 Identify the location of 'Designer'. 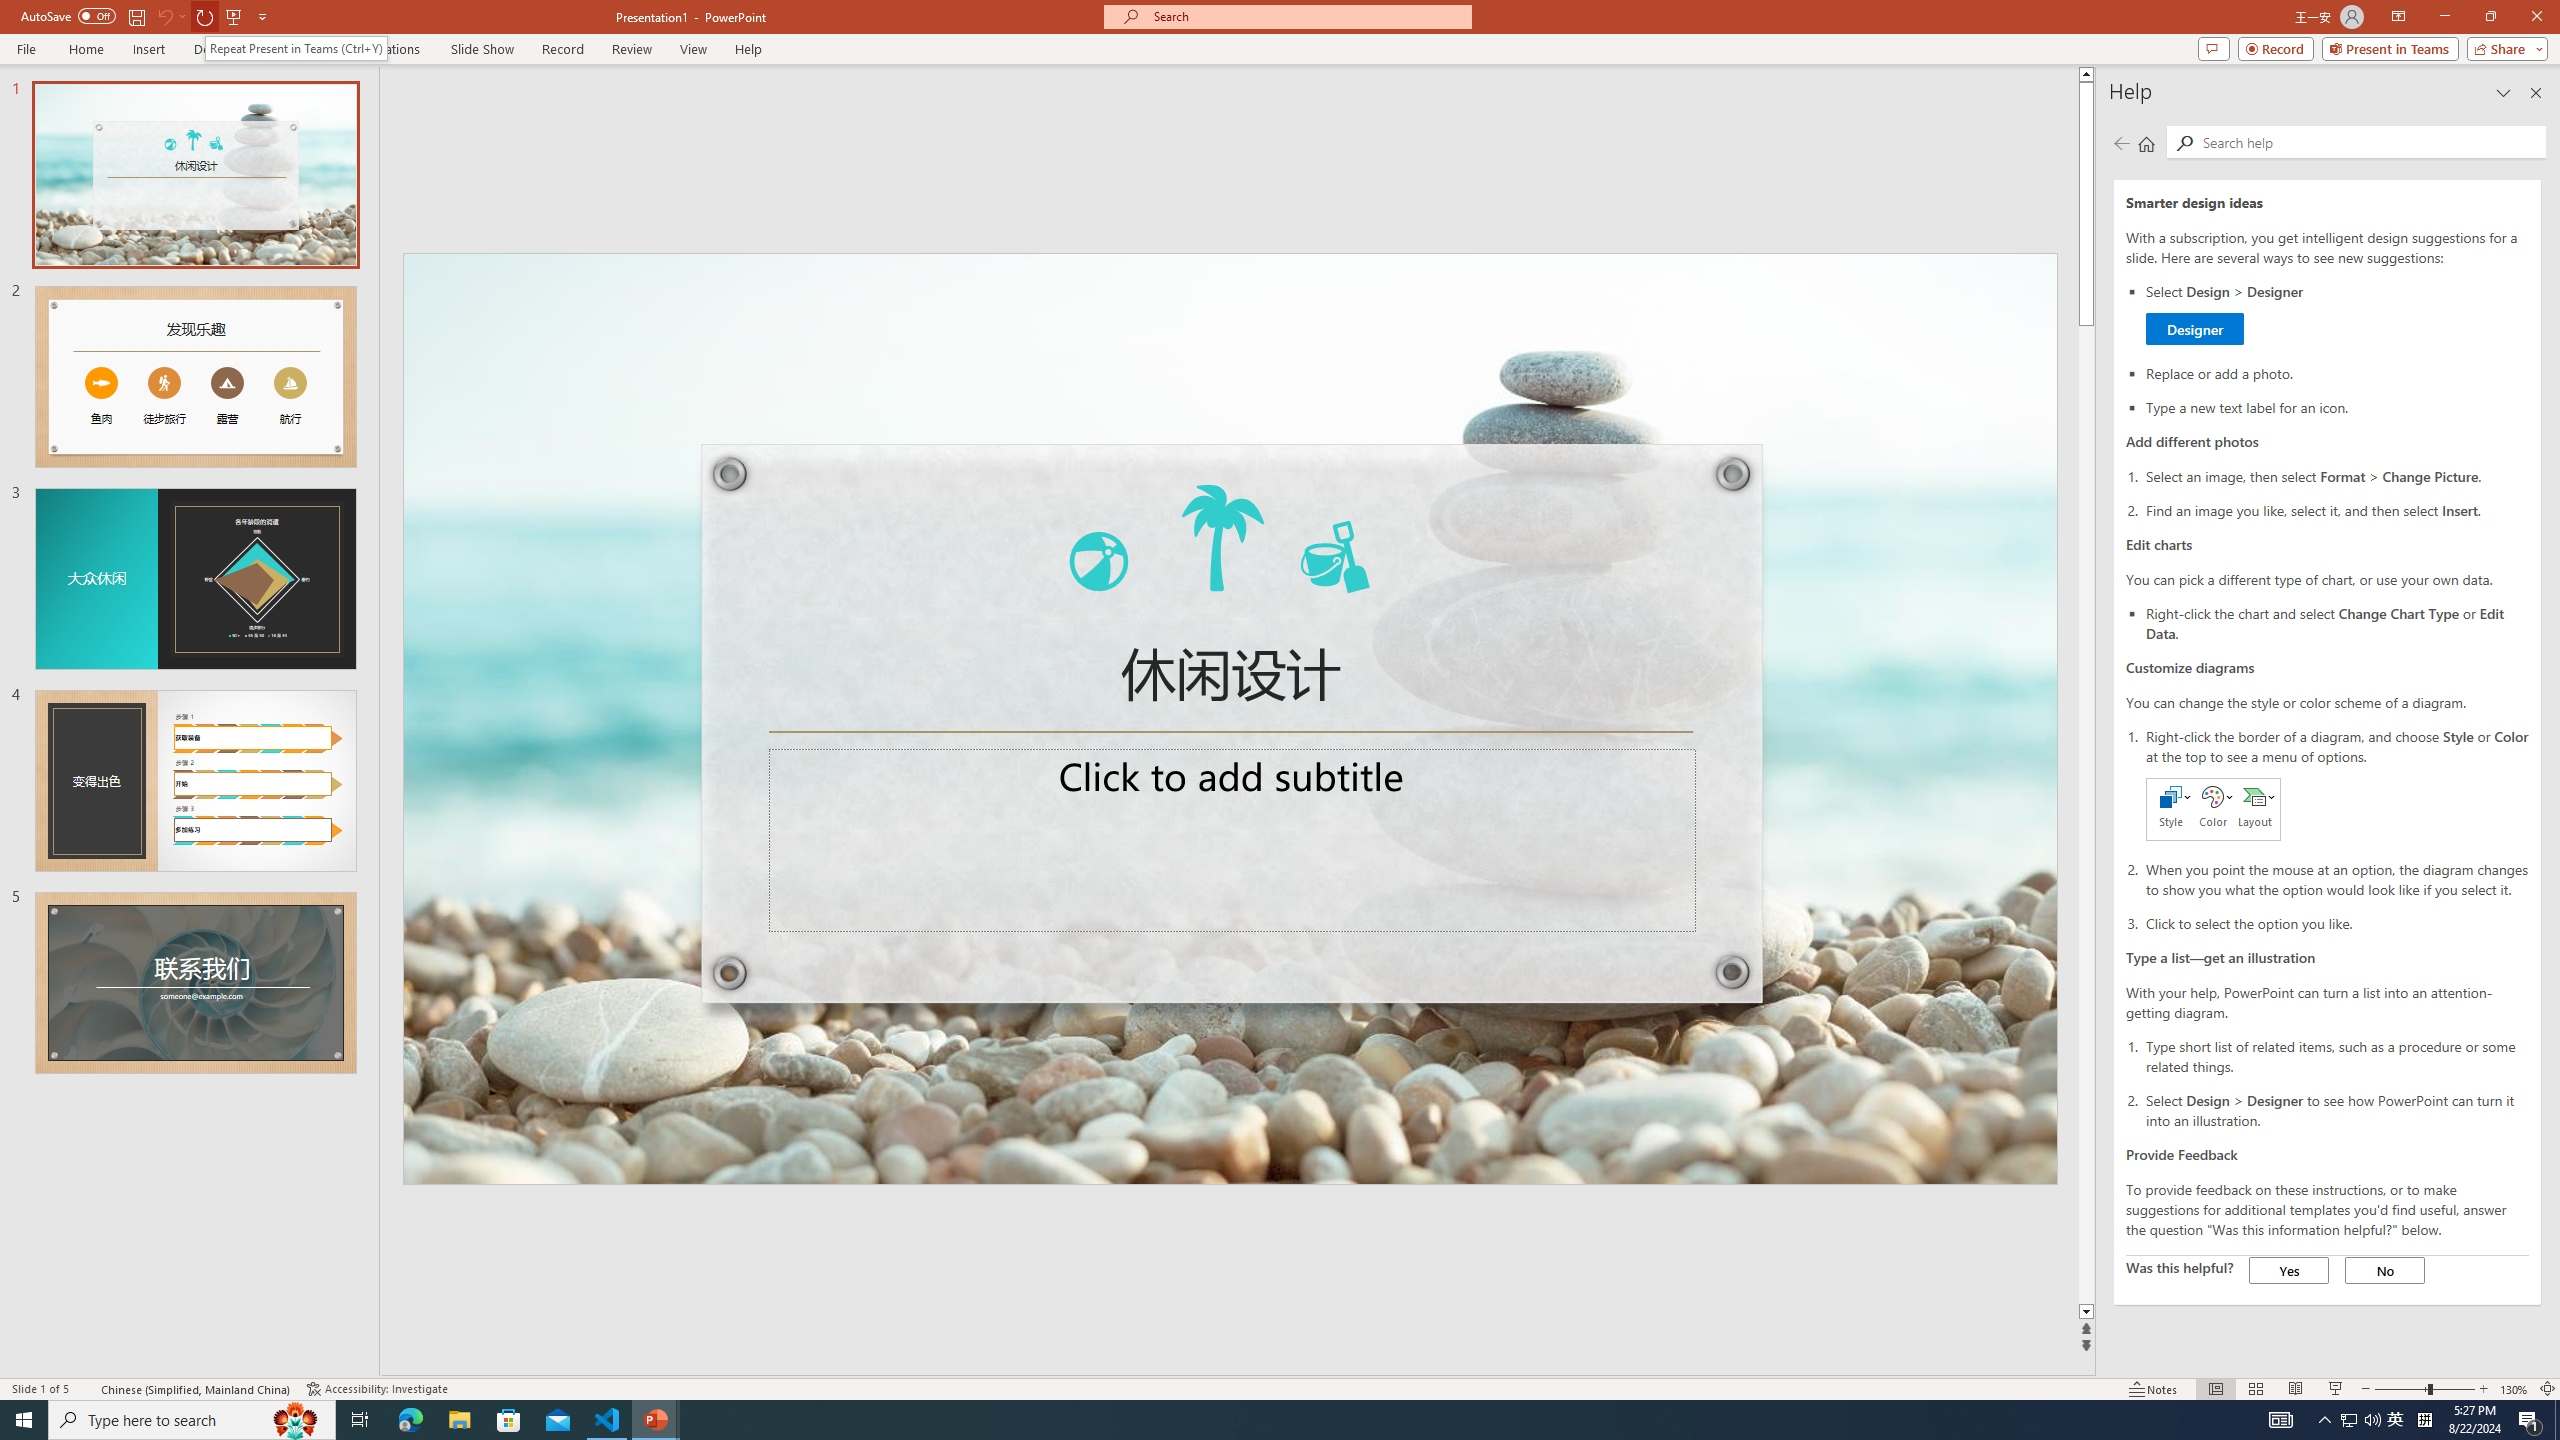
(2194, 329).